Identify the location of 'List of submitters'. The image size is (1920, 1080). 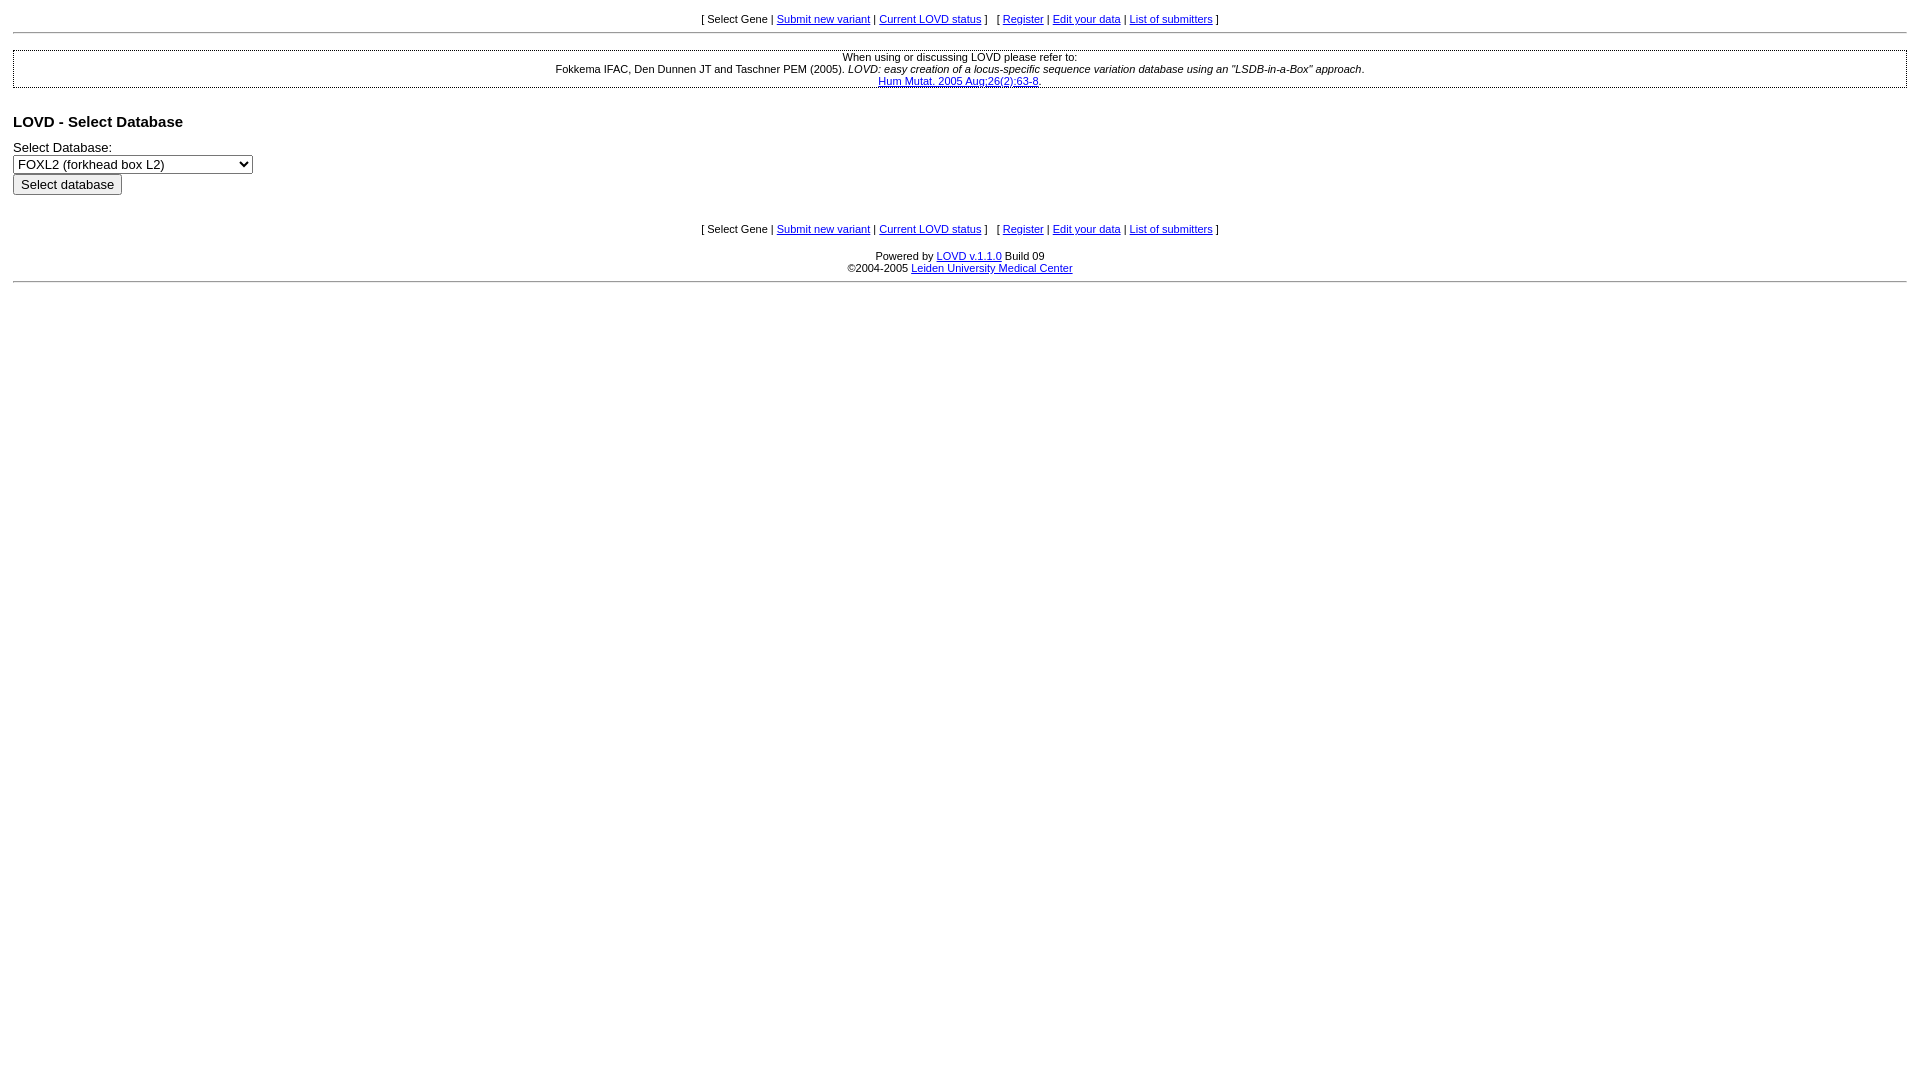
(1171, 19).